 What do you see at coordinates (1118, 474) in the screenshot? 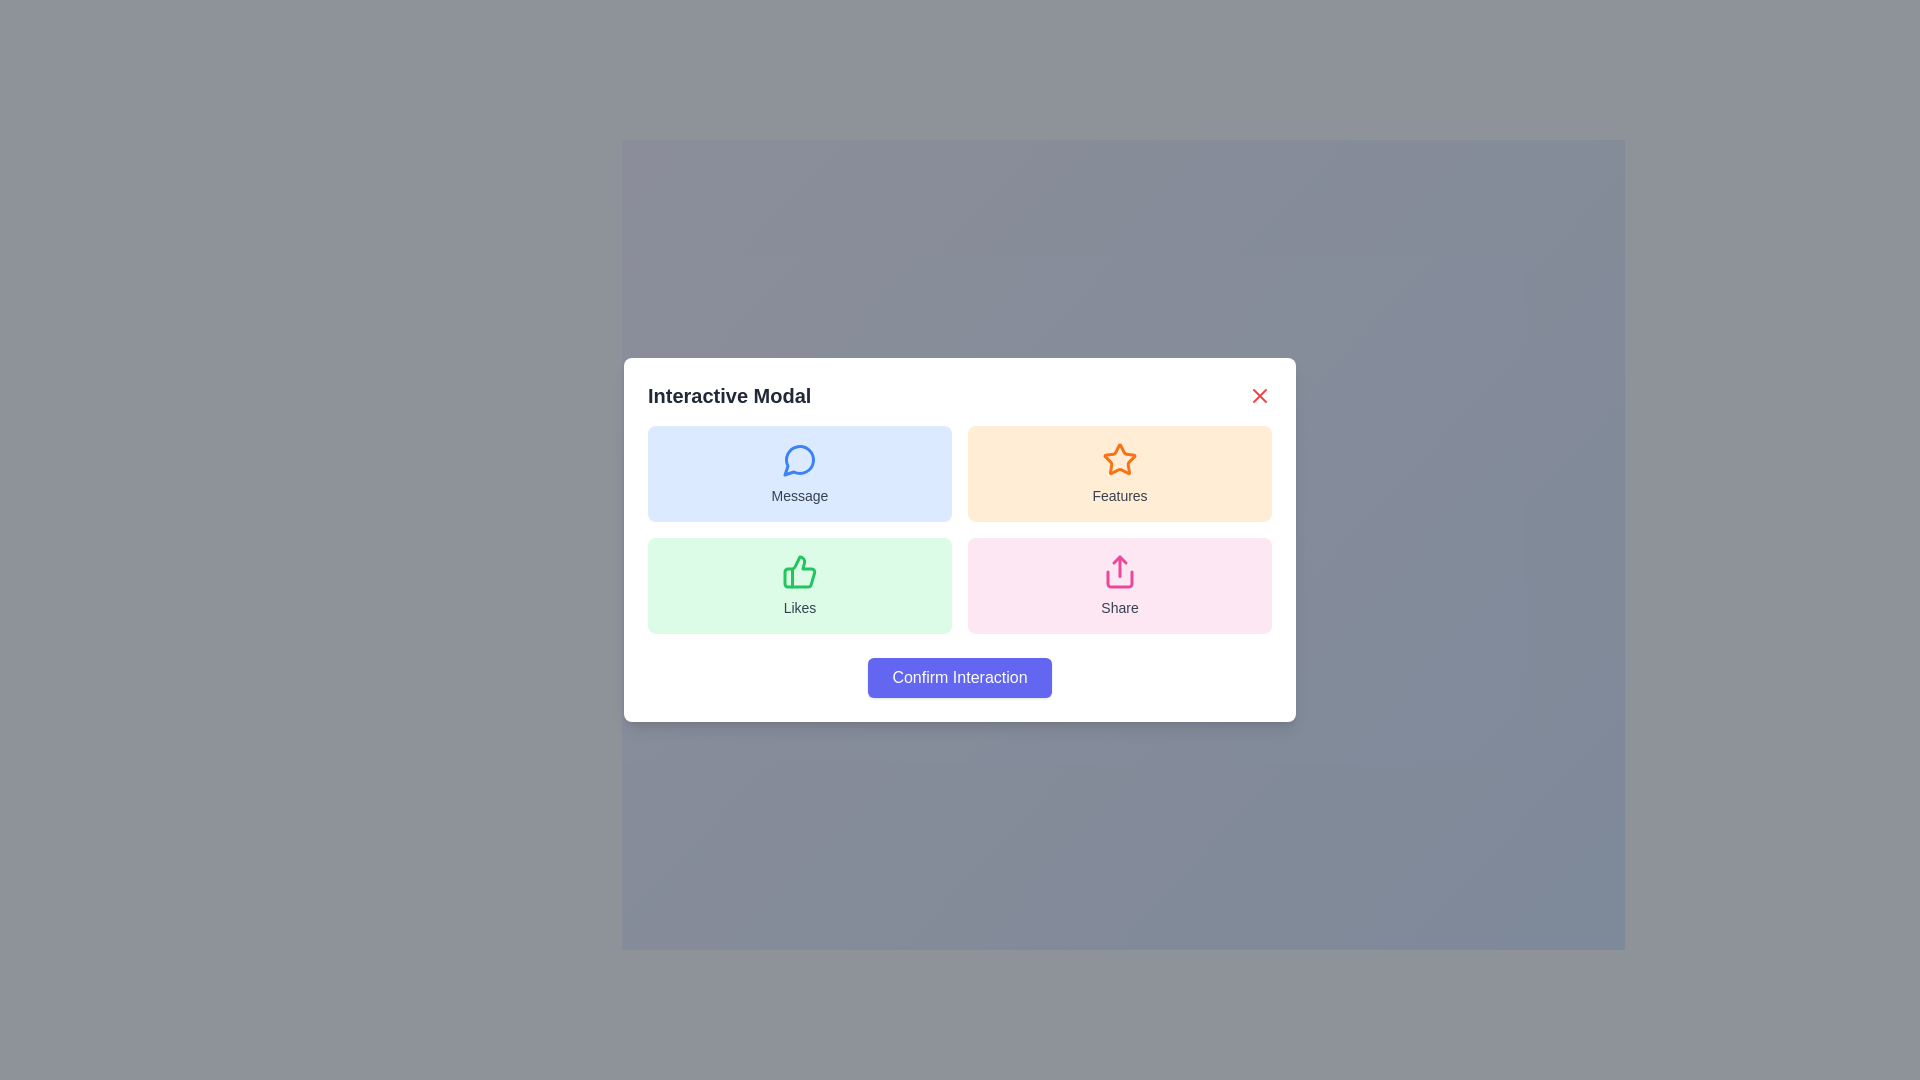
I see `the second card in the grid layout, which has a beige background, rounded corners, an orange star icon at the top center, and the text 'Features' in gray beneath it` at bounding box center [1118, 474].